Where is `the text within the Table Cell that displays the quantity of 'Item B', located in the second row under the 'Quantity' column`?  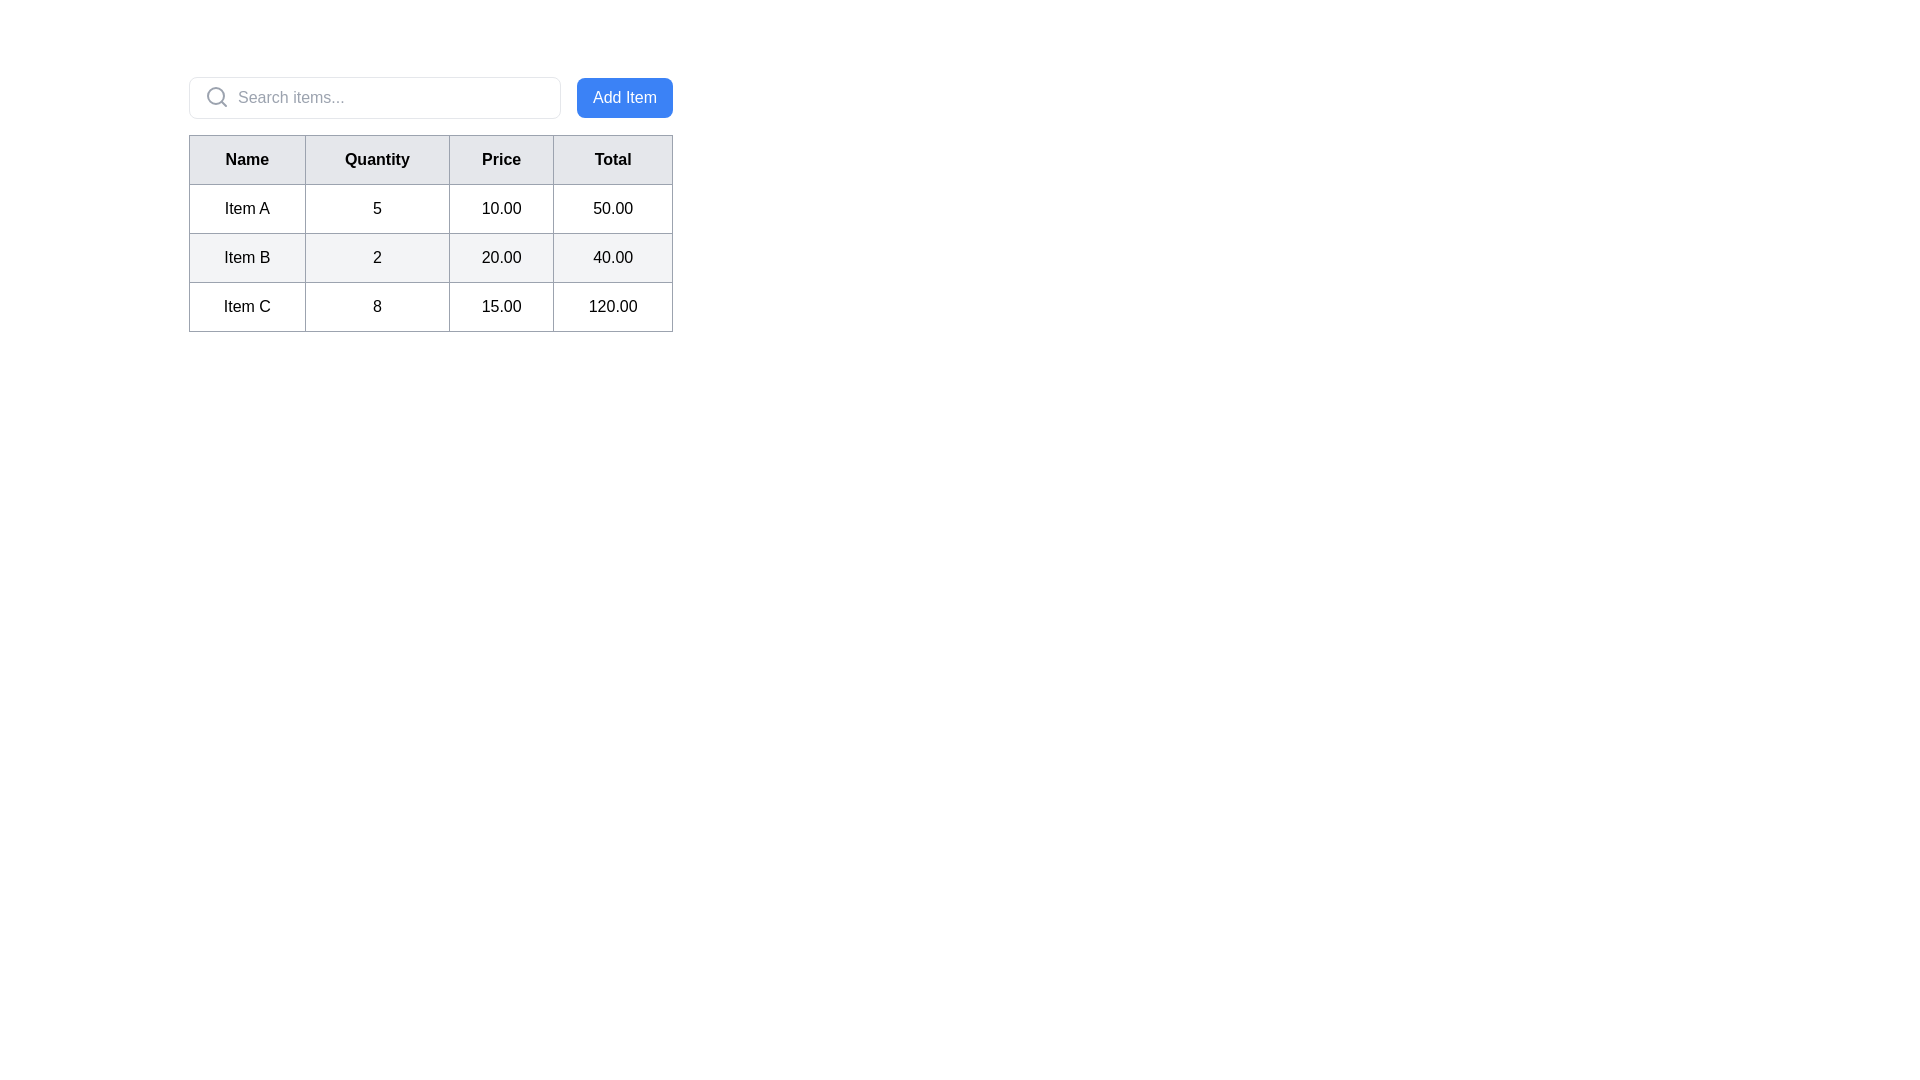
the text within the Table Cell that displays the quantity of 'Item B', located in the second row under the 'Quantity' column is located at coordinates (430, 257).